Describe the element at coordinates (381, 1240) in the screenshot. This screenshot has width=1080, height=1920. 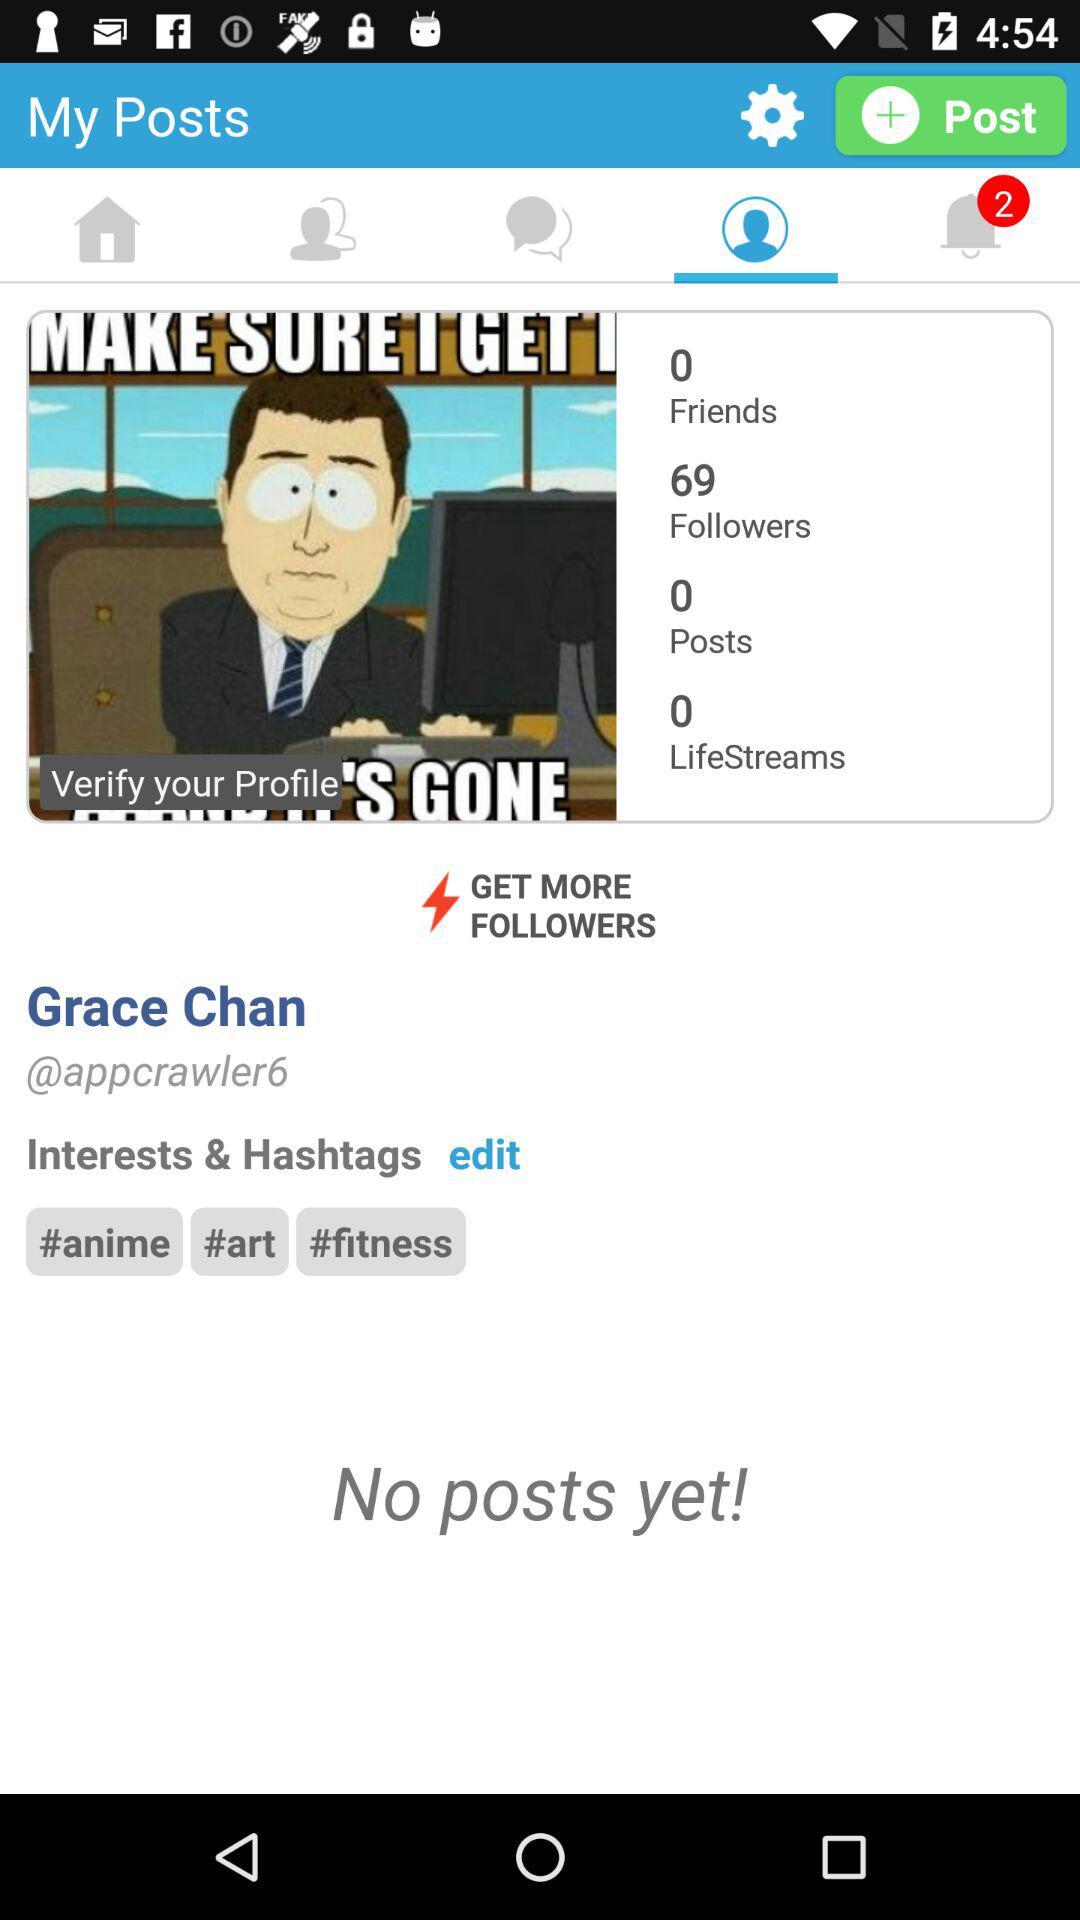
I see `the item to the right of #art icon` at that location.